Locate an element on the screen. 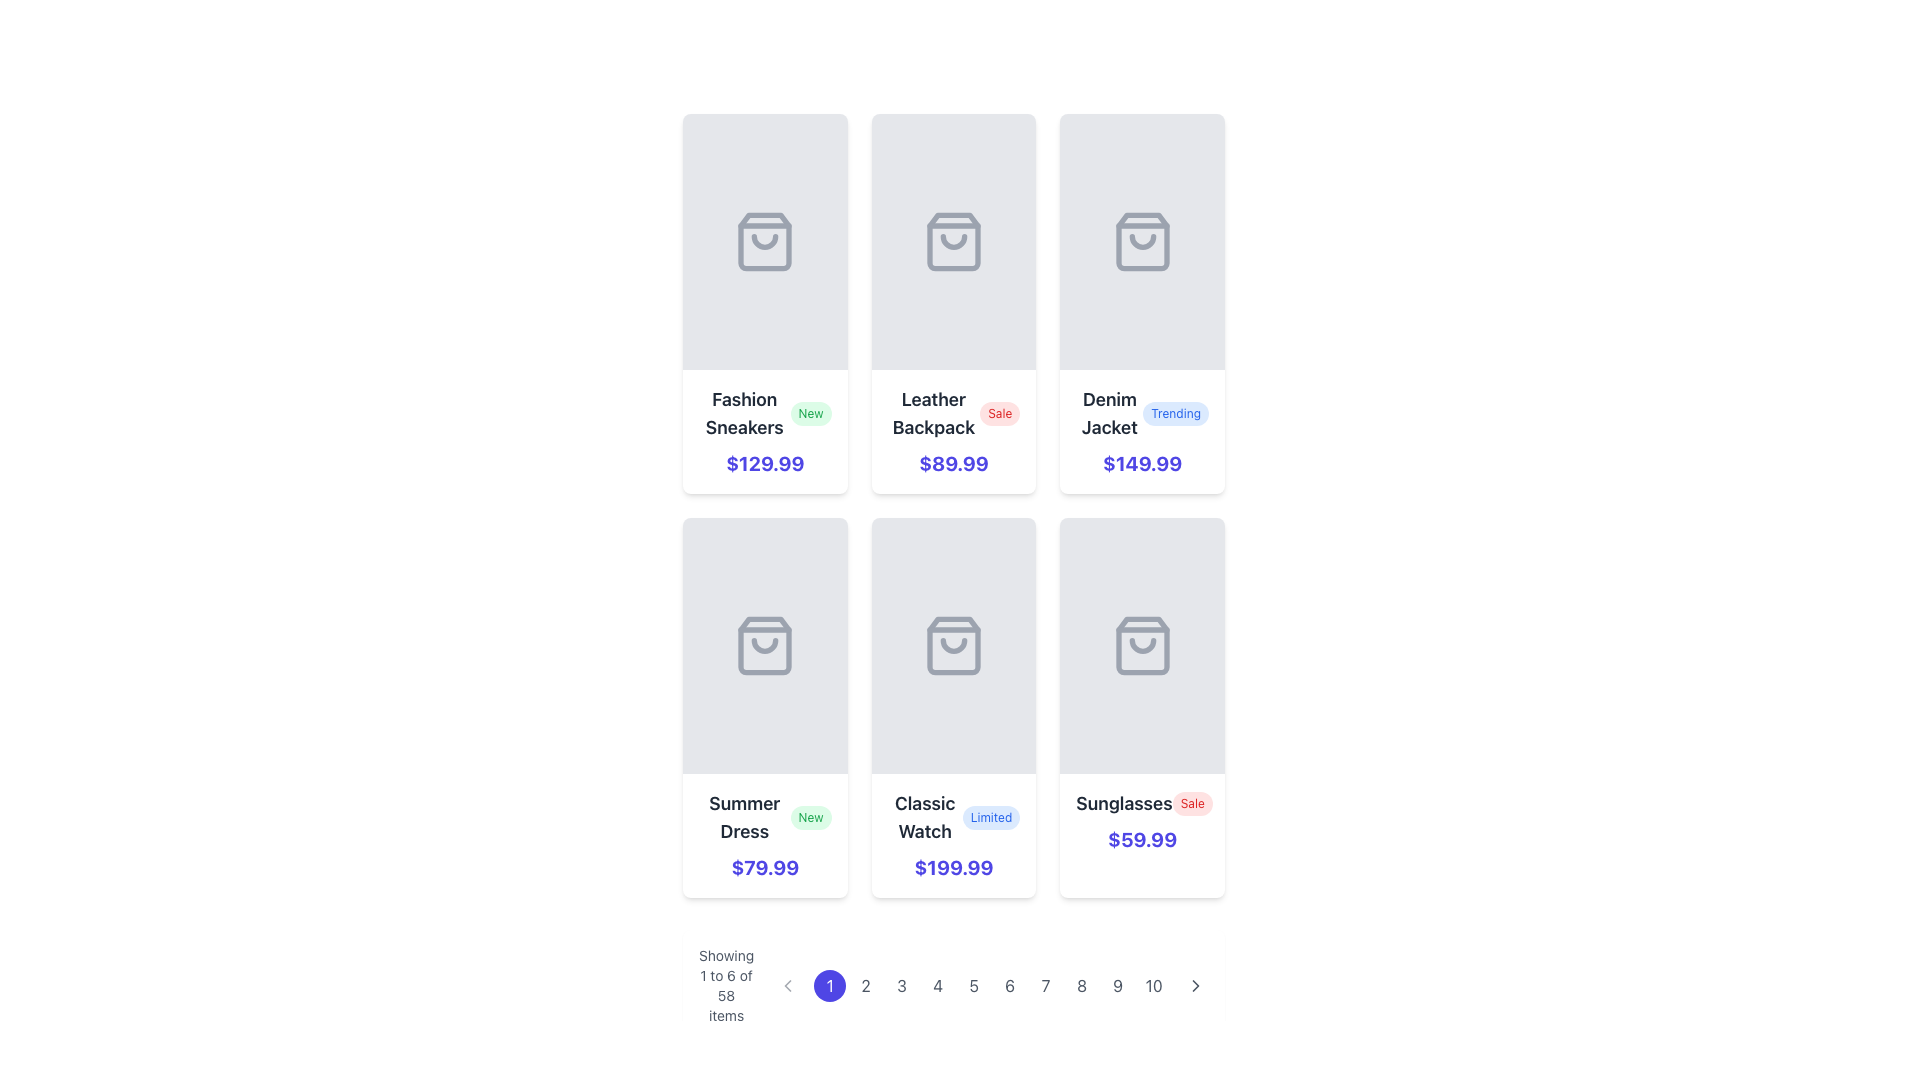  the shopping bag icon, which is gray and located in the center of the second column in the top row of a grid layout above the text 'Leather Backpack' is located at coordinates (953, 241).